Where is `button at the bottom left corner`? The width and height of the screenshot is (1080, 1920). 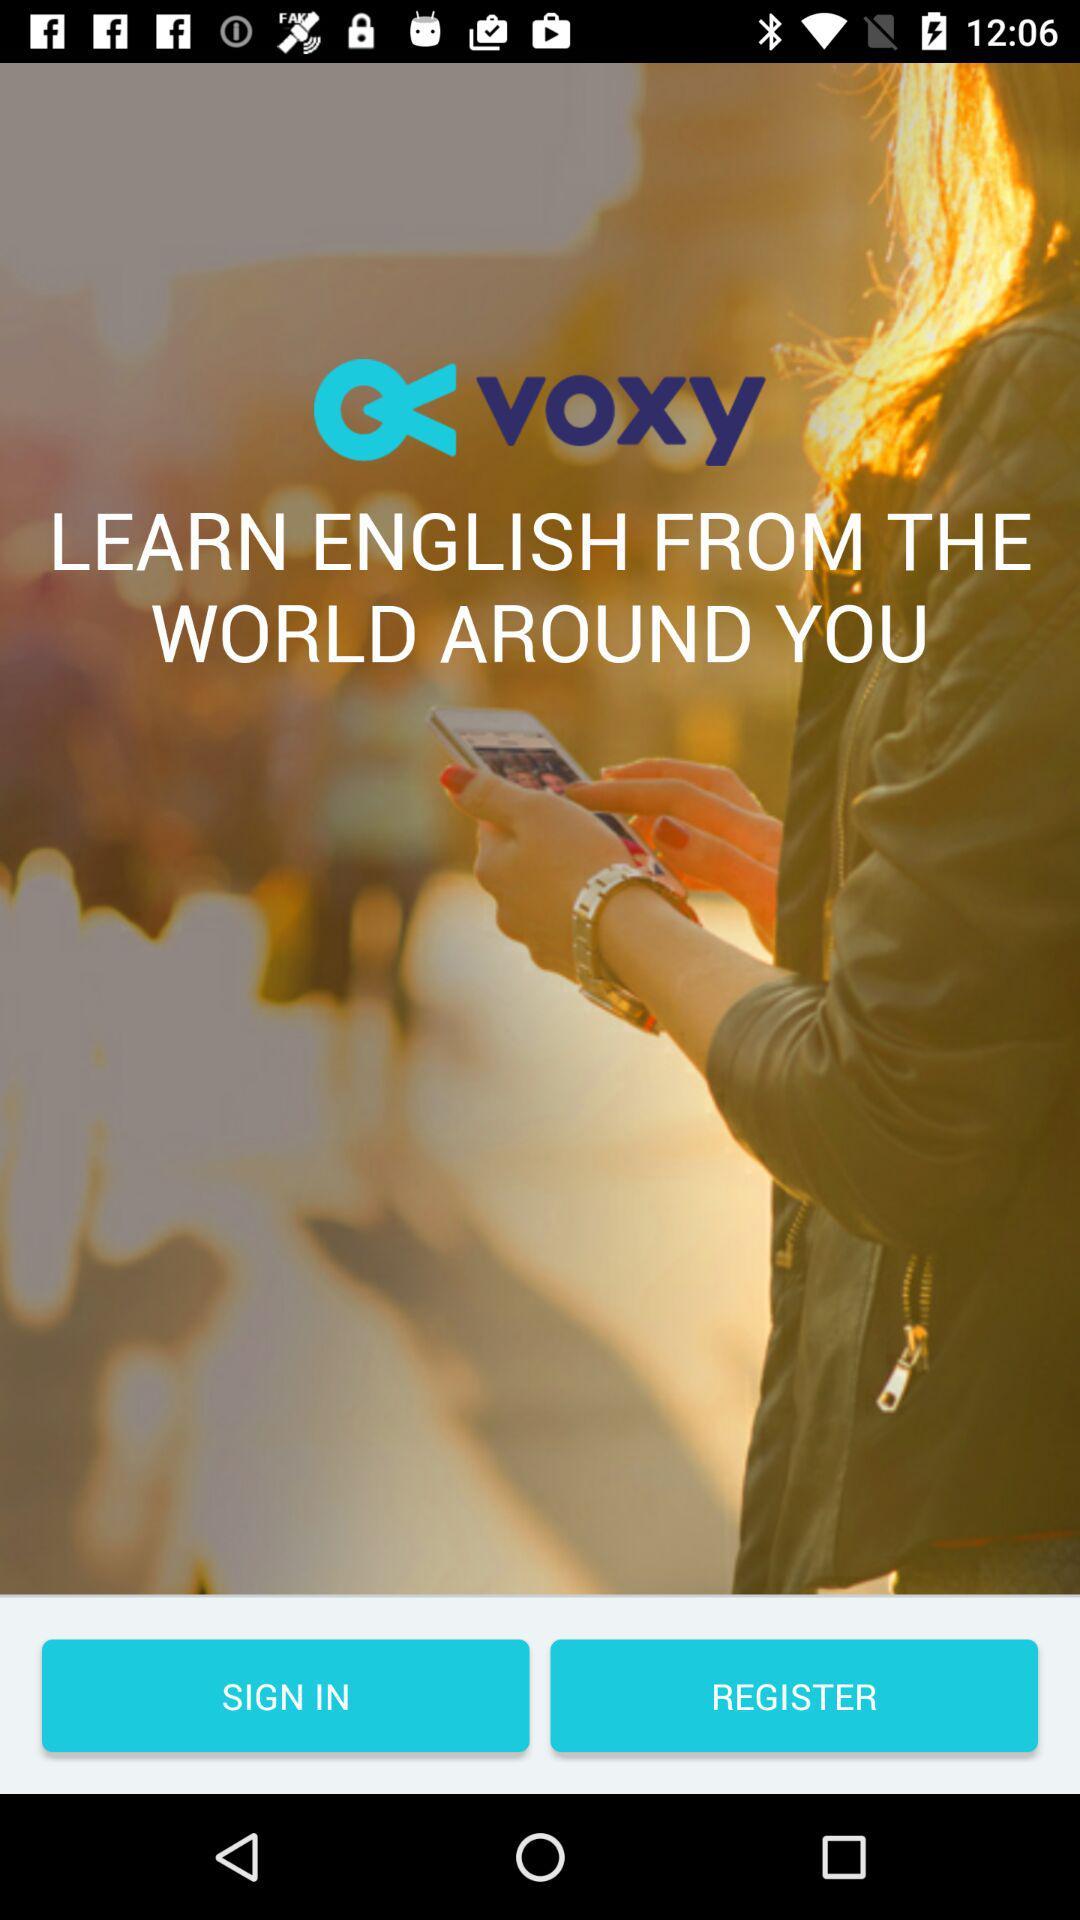 button at the bottom left corner is located at coordinates (285, 1694).